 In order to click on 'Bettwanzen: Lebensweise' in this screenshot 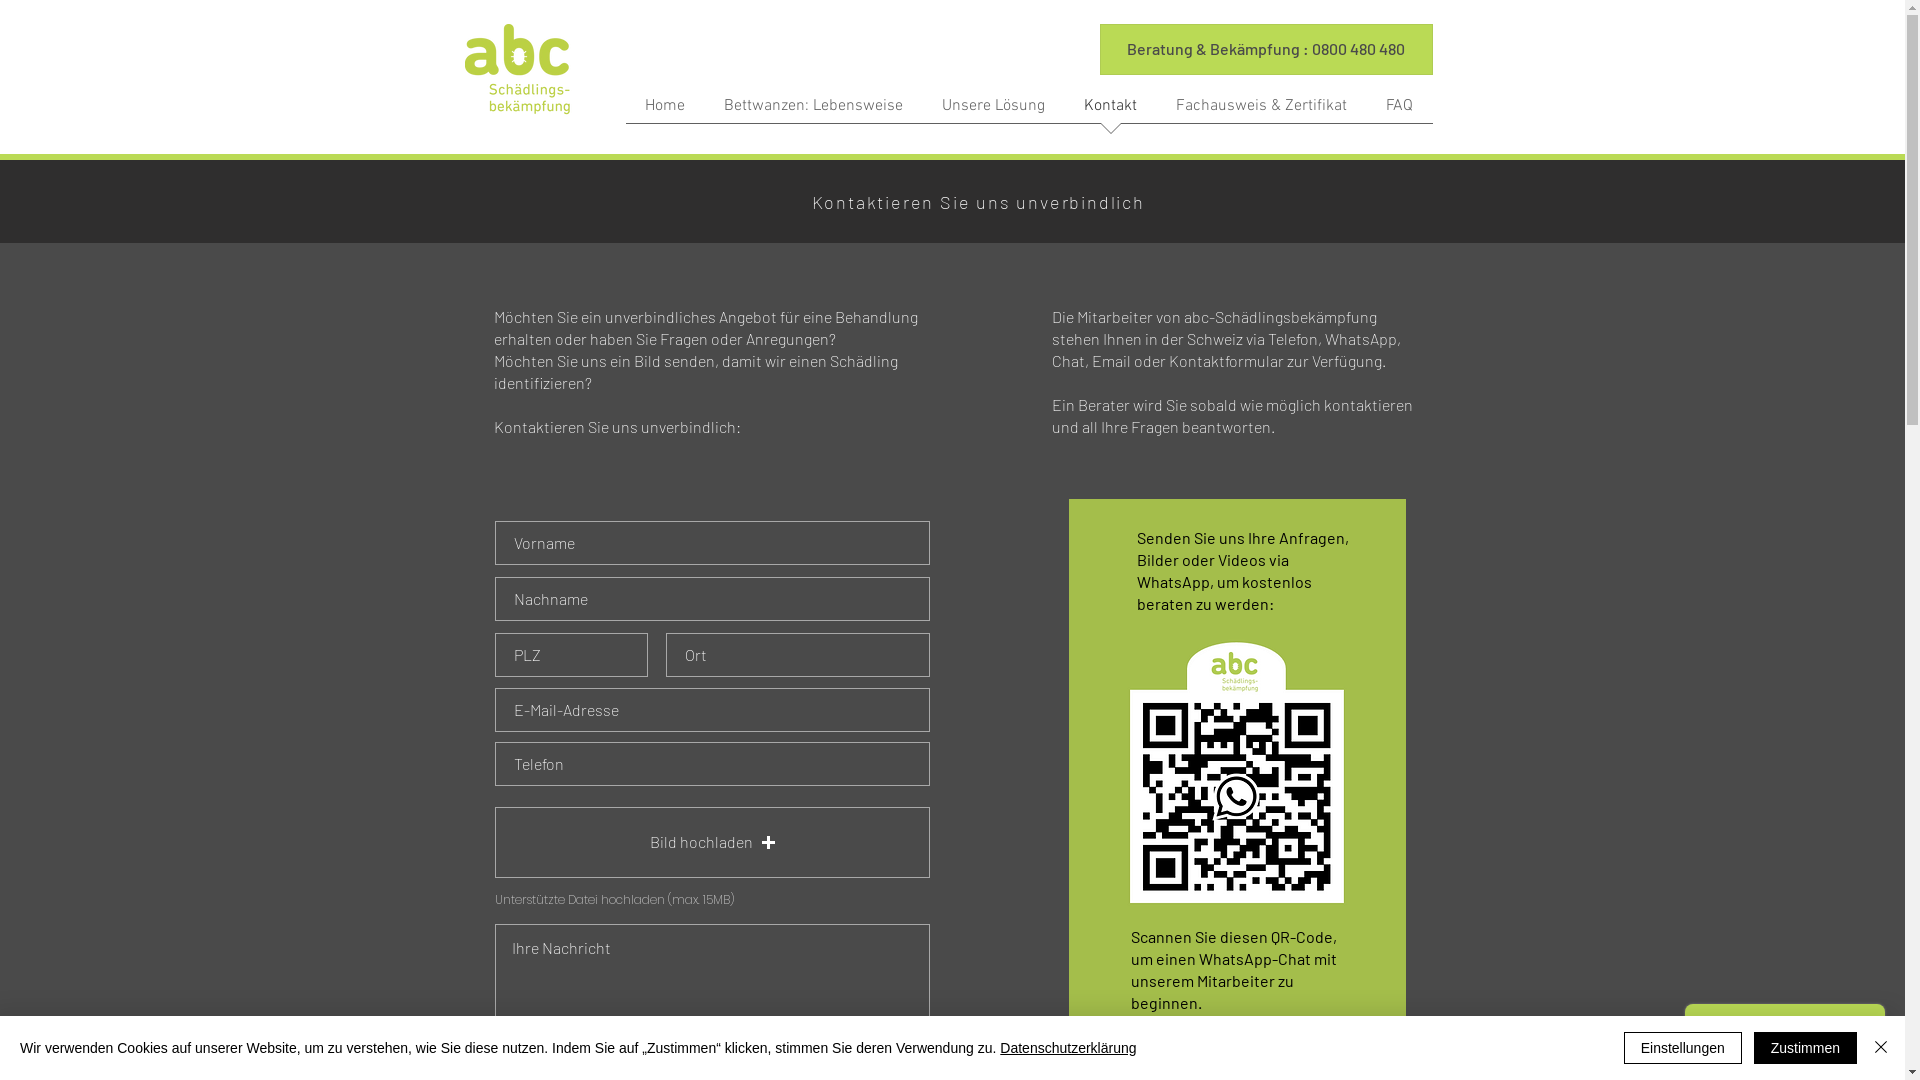, I will do `click(812, 112)`.